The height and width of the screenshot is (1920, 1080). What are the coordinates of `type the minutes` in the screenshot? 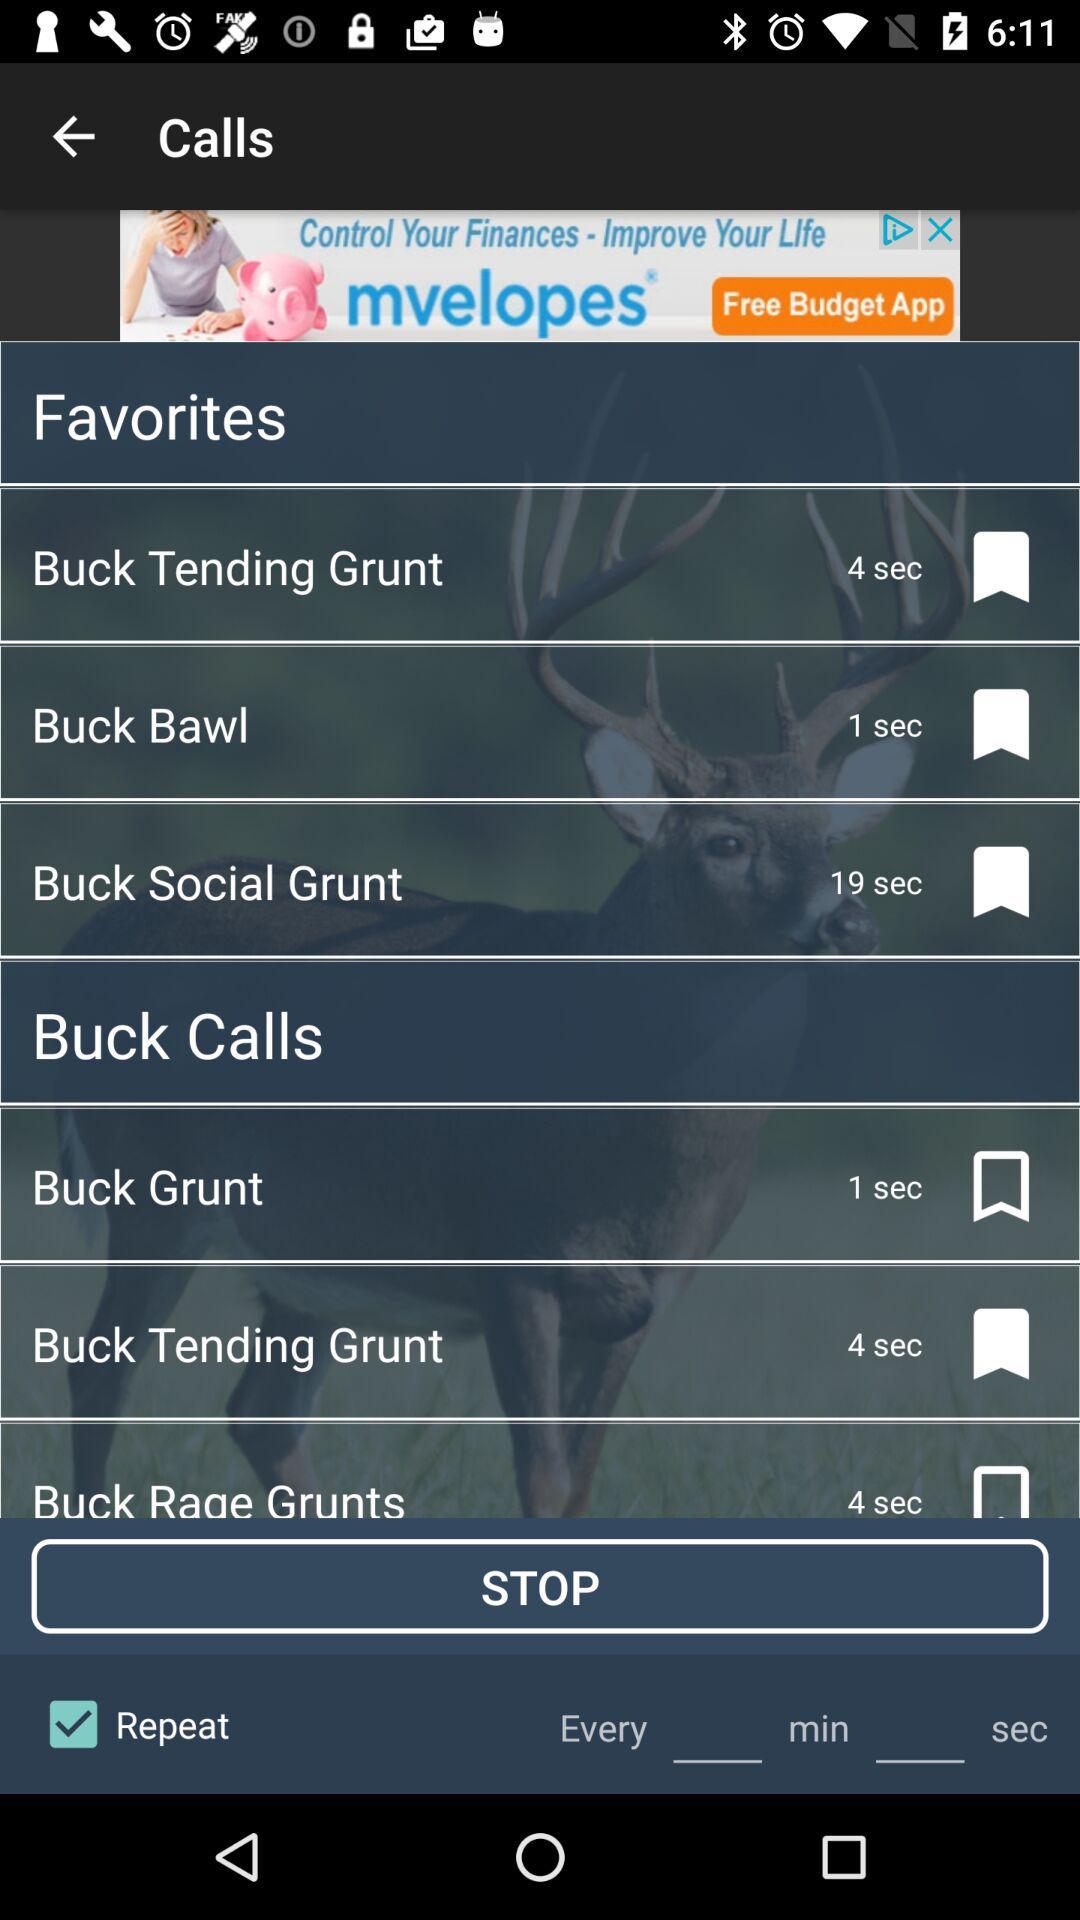 It's located at (716, 1723).